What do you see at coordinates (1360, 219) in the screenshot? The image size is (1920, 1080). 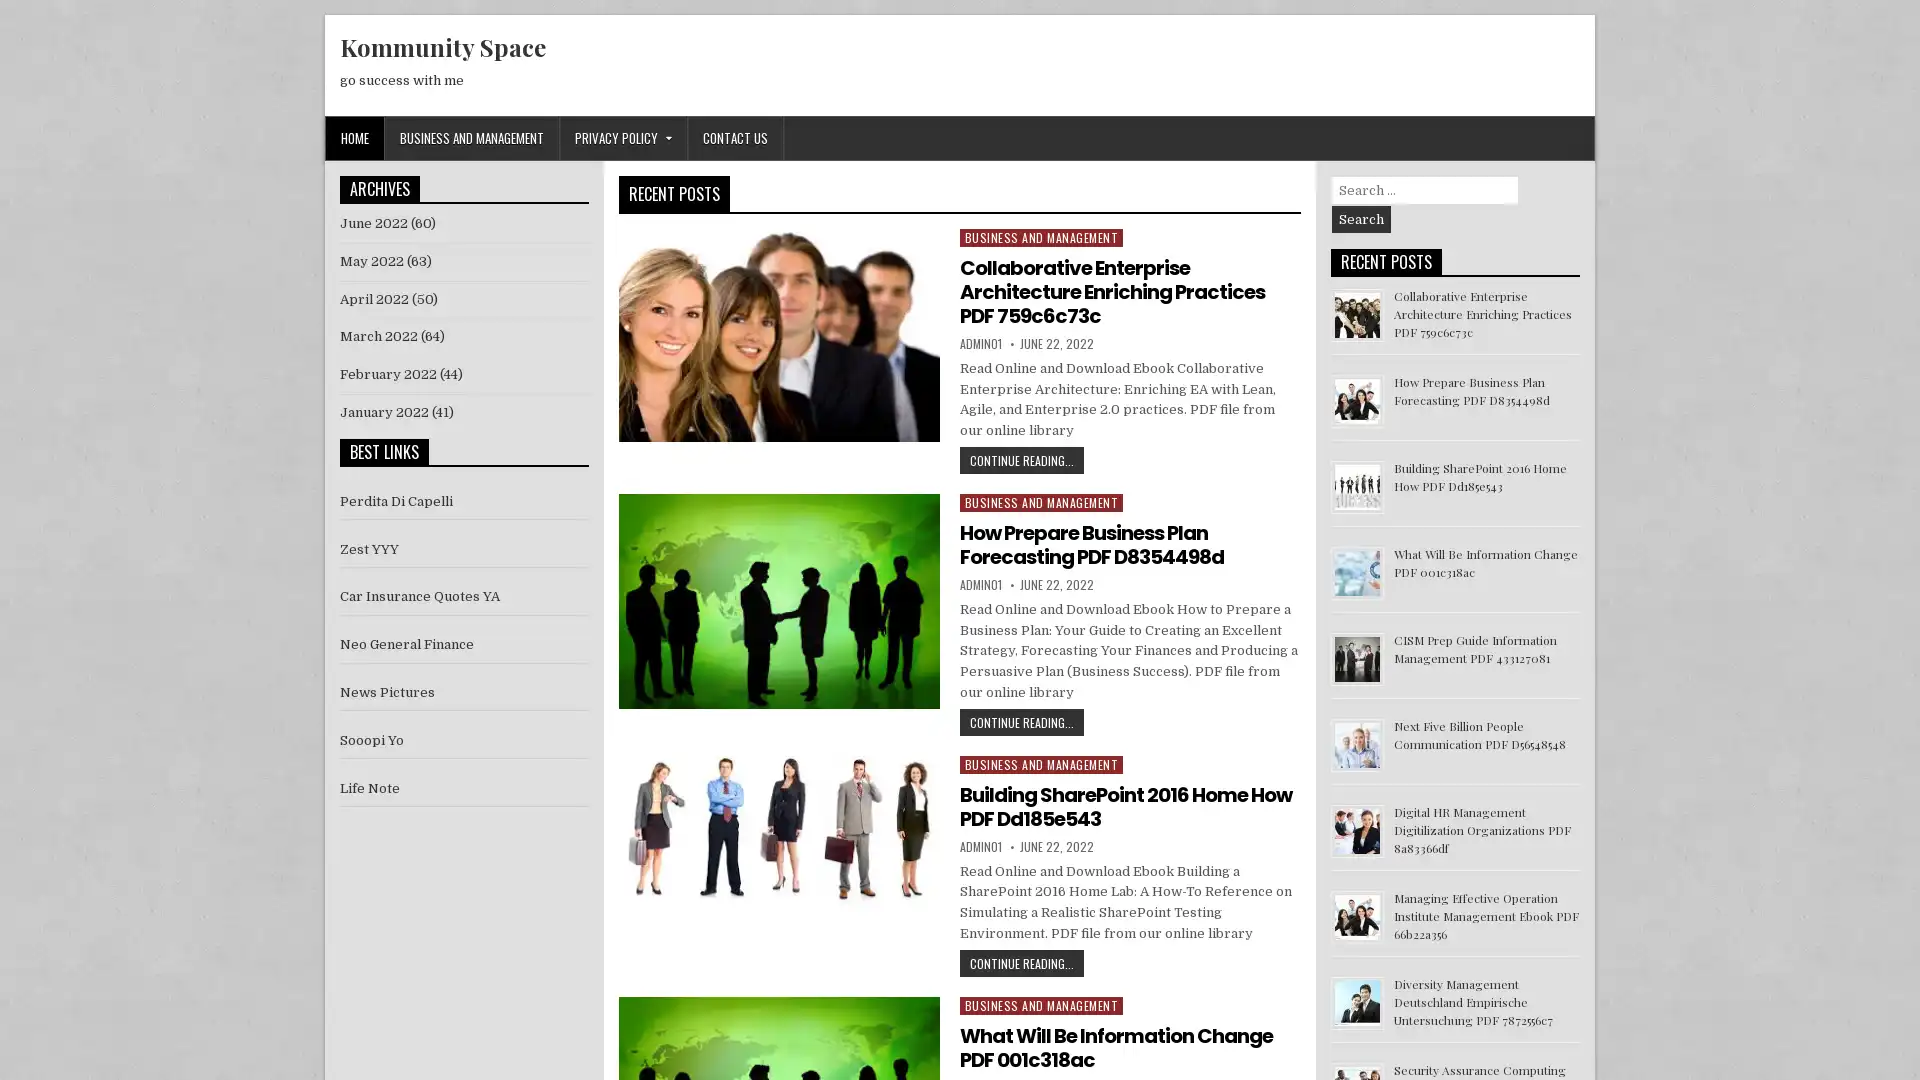 I see `Search` at bounding box center [1360, 219].